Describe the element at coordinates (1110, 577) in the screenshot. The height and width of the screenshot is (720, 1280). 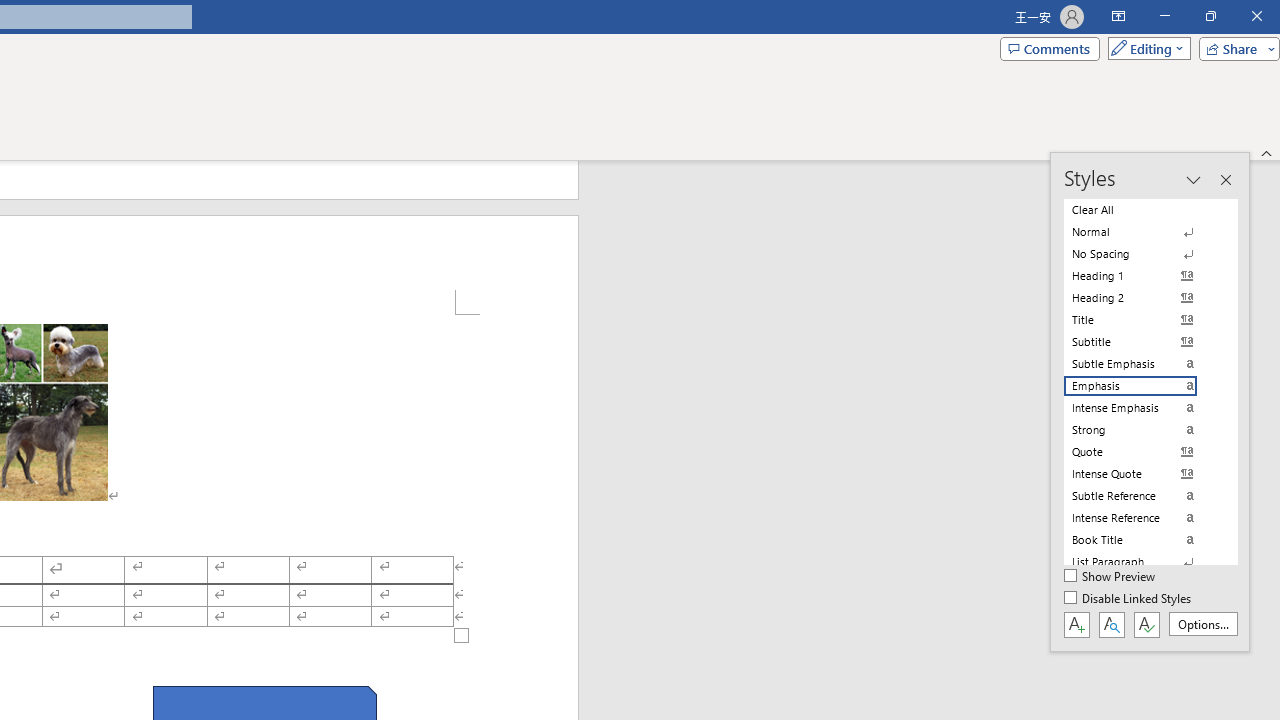
I see `'Show Preview'` at that location.